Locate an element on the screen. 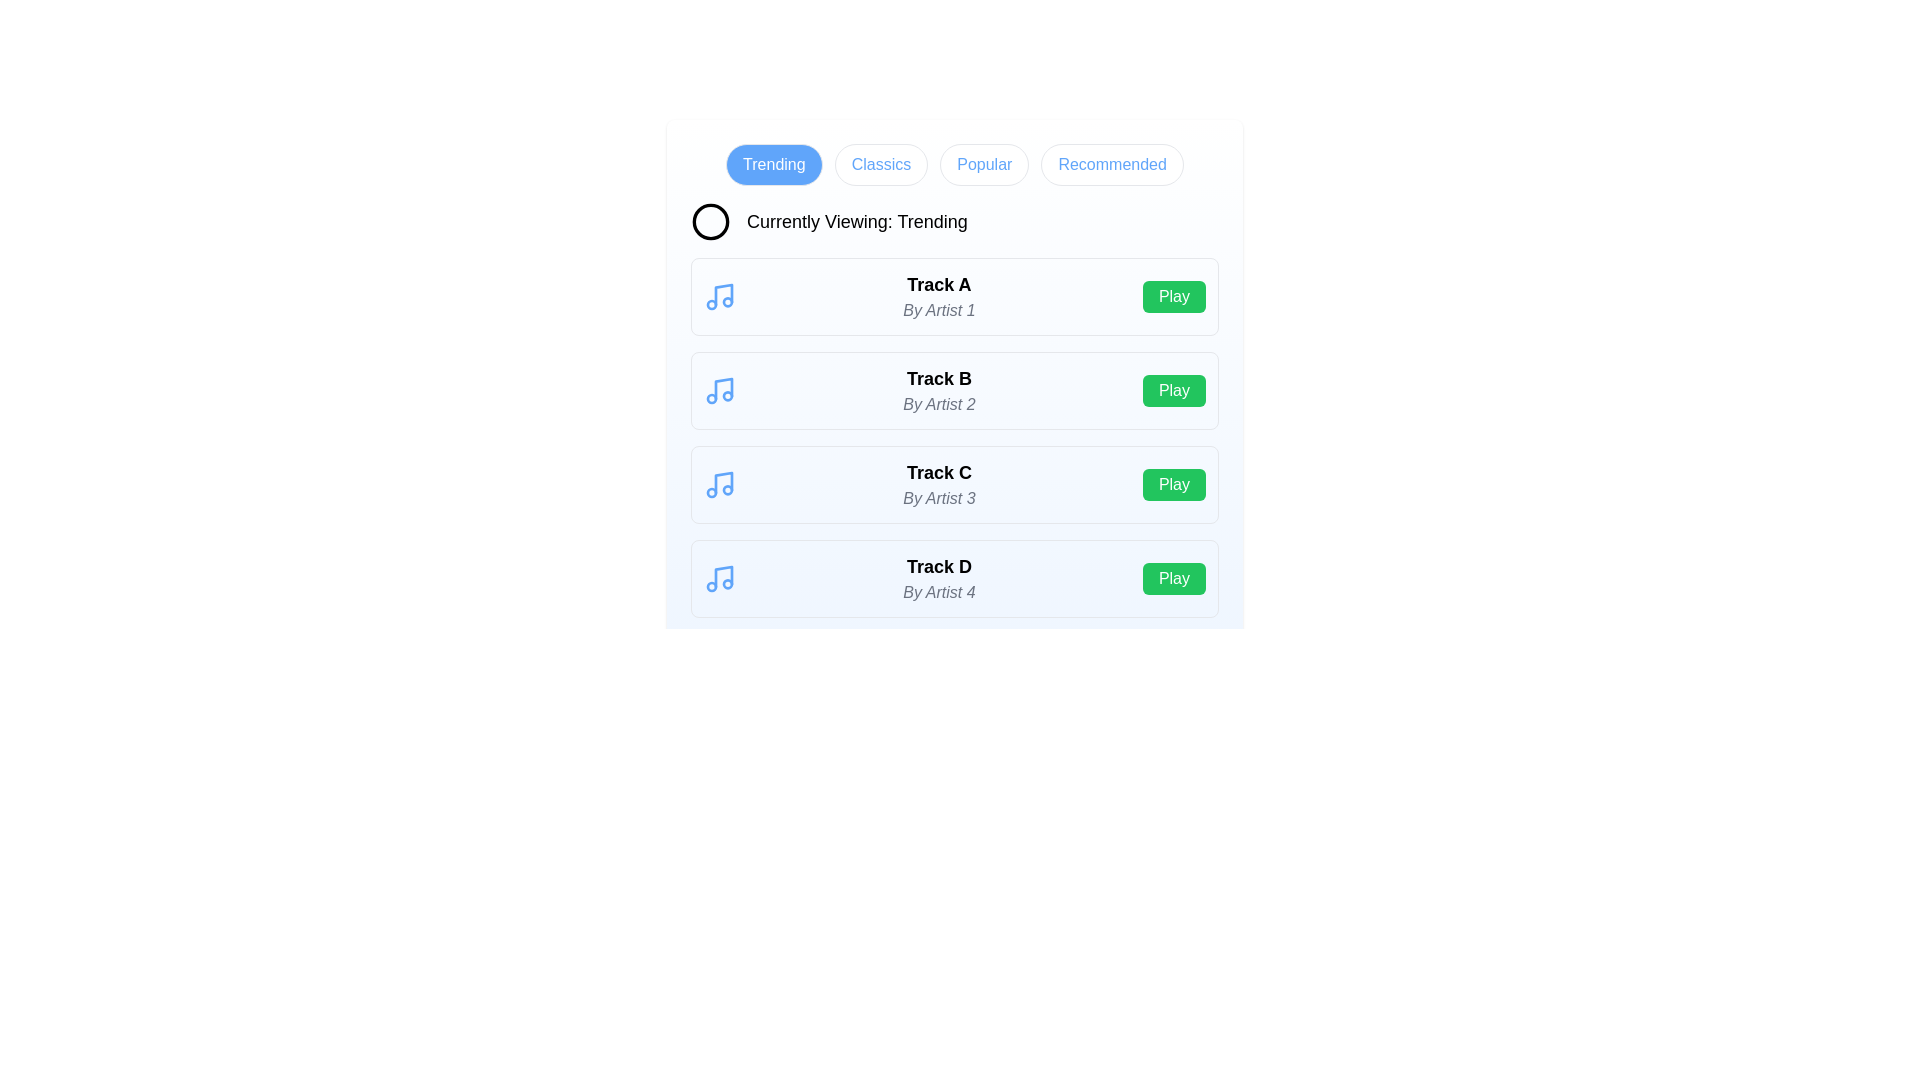  the 'Play' button for the track named Track B is located at coordinates (1174, 390).